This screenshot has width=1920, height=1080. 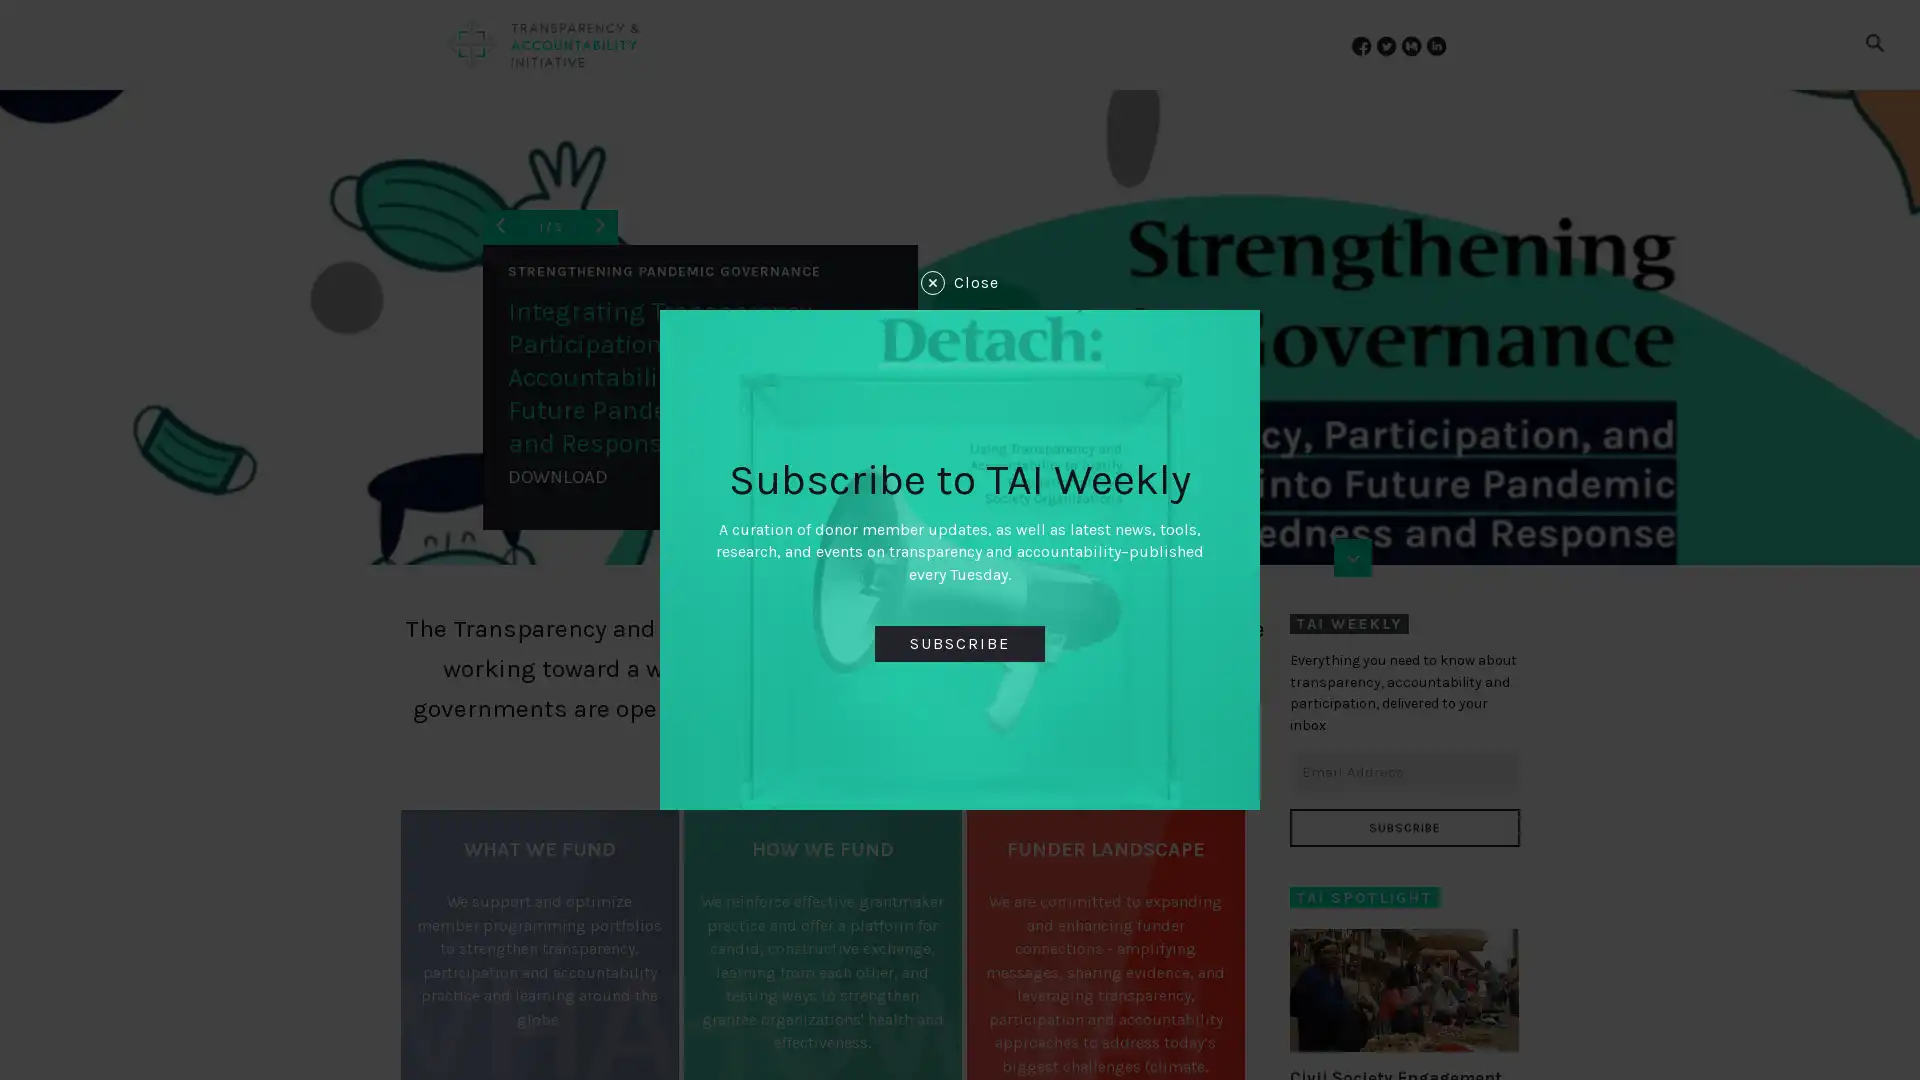 What do you see at coordinates (1402, 826) in the screenshot?
I see `SUBSCRIBE` at bounding box center [1402, 826].